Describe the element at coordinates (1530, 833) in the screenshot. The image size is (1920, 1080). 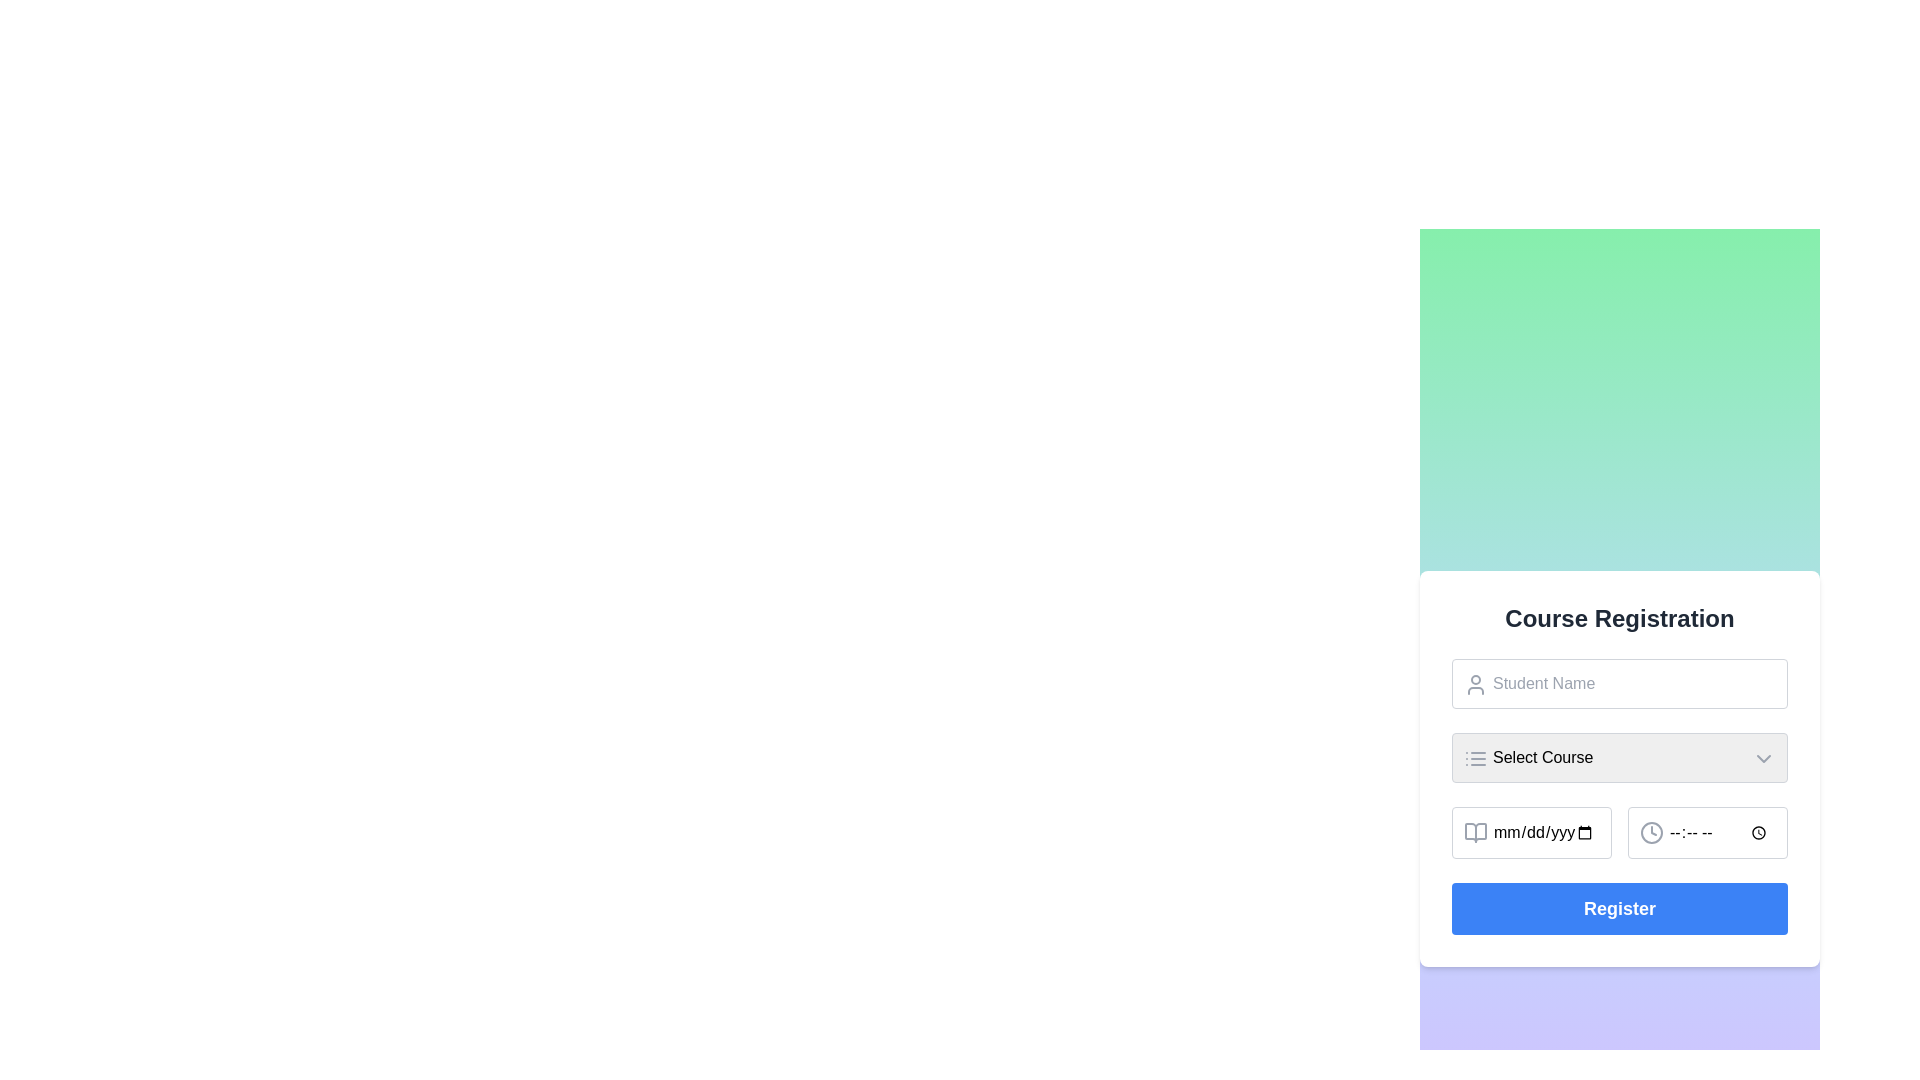
I see `the calendar icon in the Date picker input field located in the 'Course Registration' form` at that location.